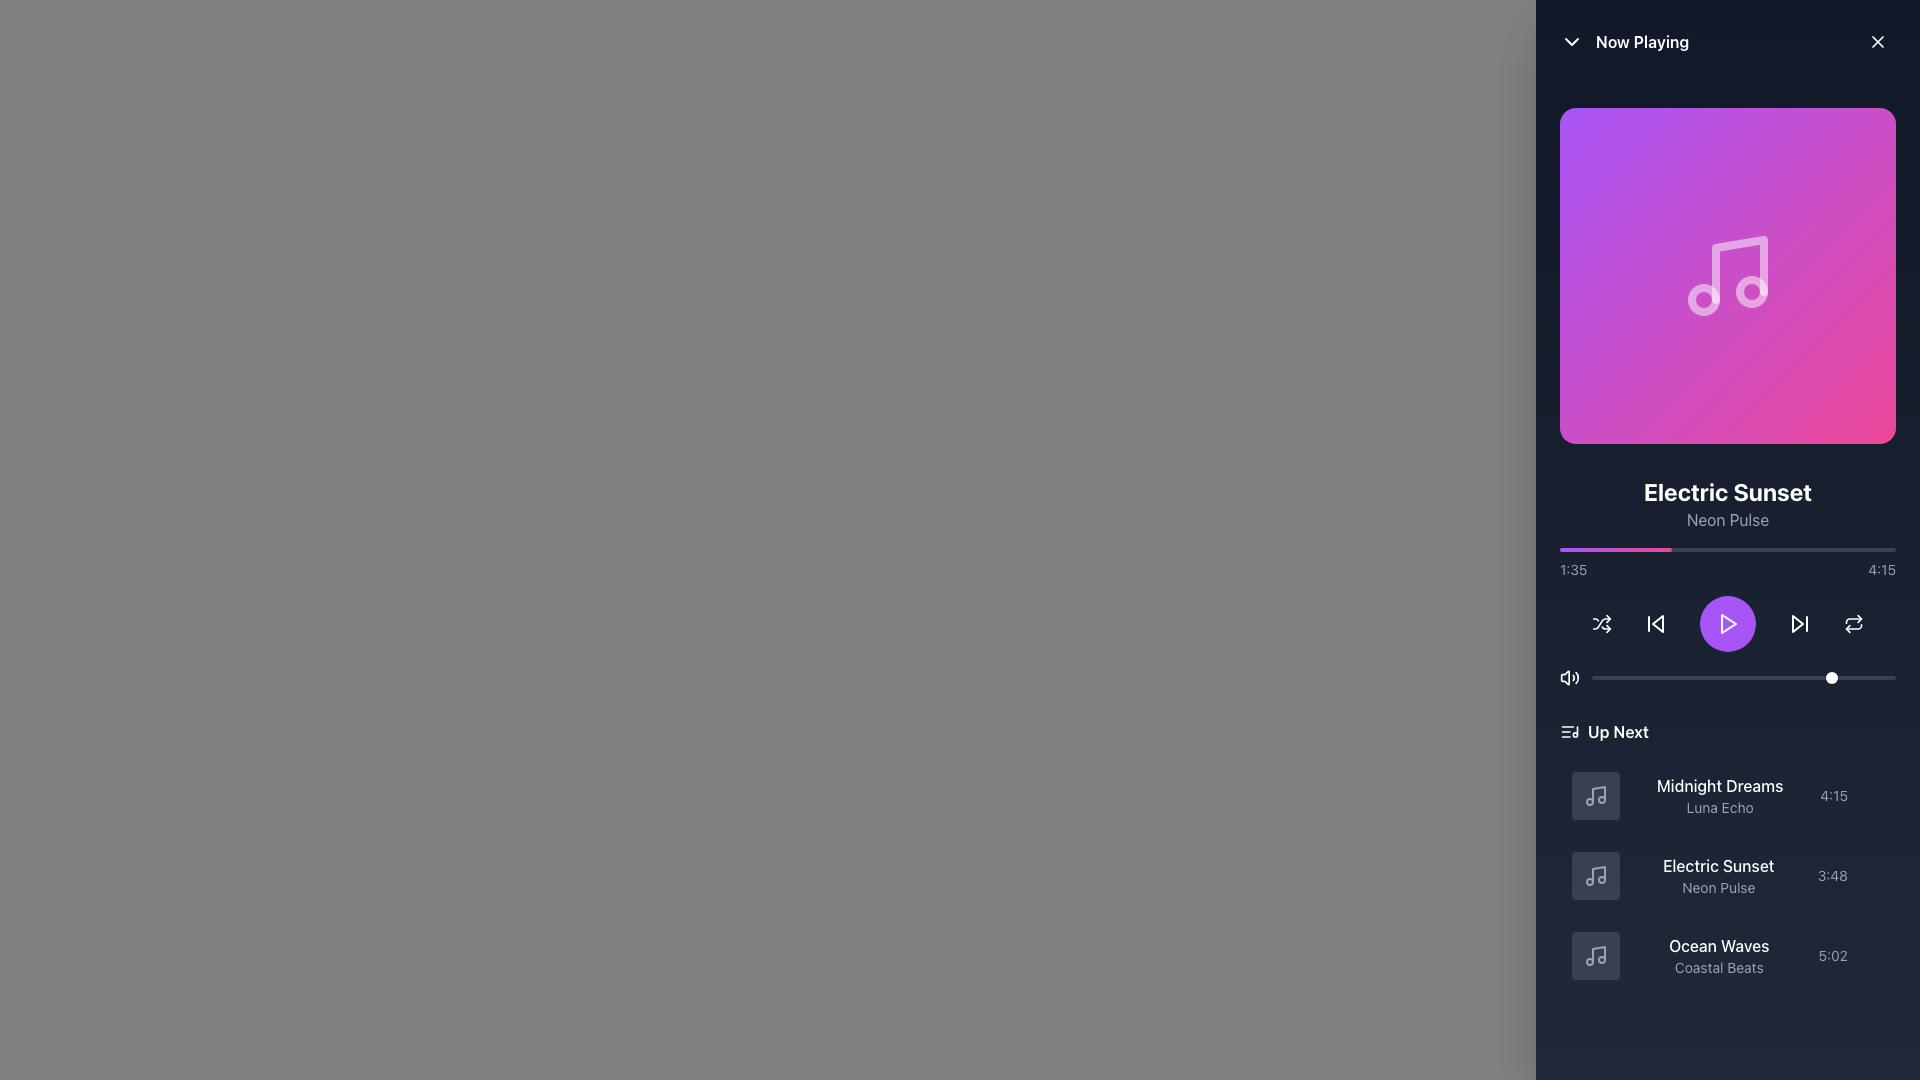 The image size is (1920, 1080). What do you see at coordinates (1656, 623) in the screenshot?
I see `the skip backward button located in the music control panel` at bounding box center [1656, 623].